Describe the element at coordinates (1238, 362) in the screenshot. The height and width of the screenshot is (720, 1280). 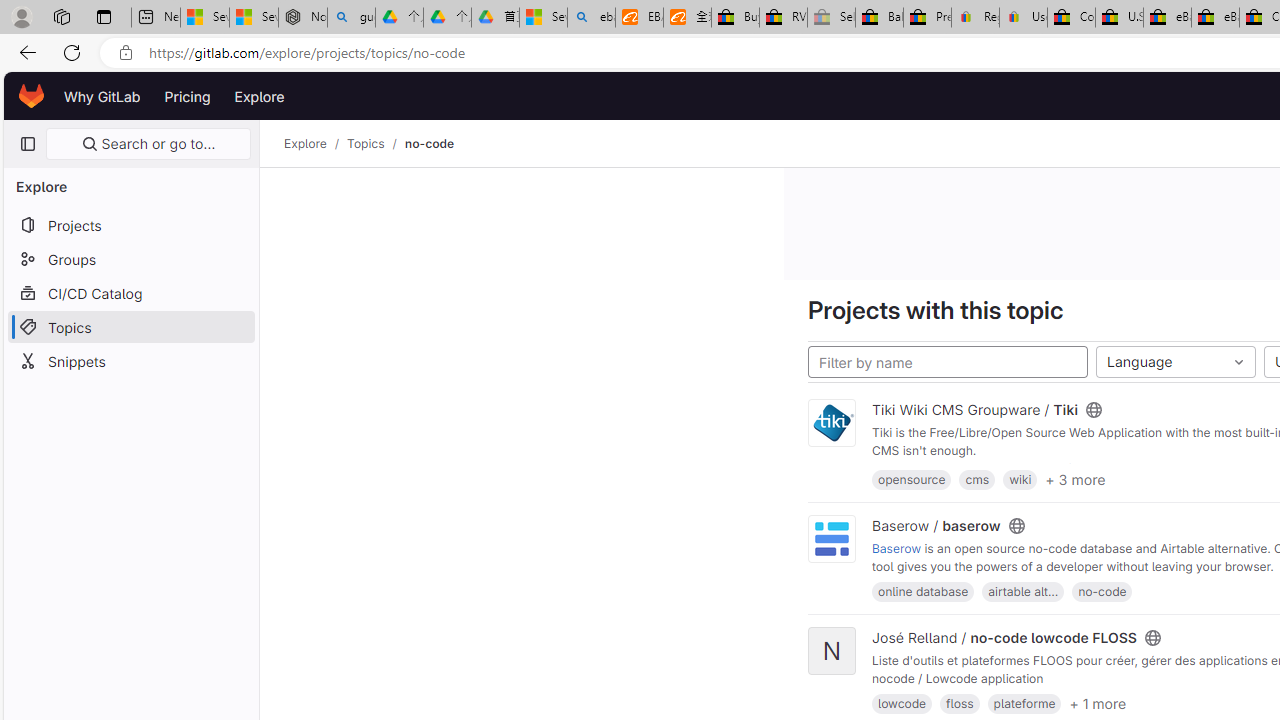
I see `'Class: s16 dropdown-menu-toggle-icon'` at that location.